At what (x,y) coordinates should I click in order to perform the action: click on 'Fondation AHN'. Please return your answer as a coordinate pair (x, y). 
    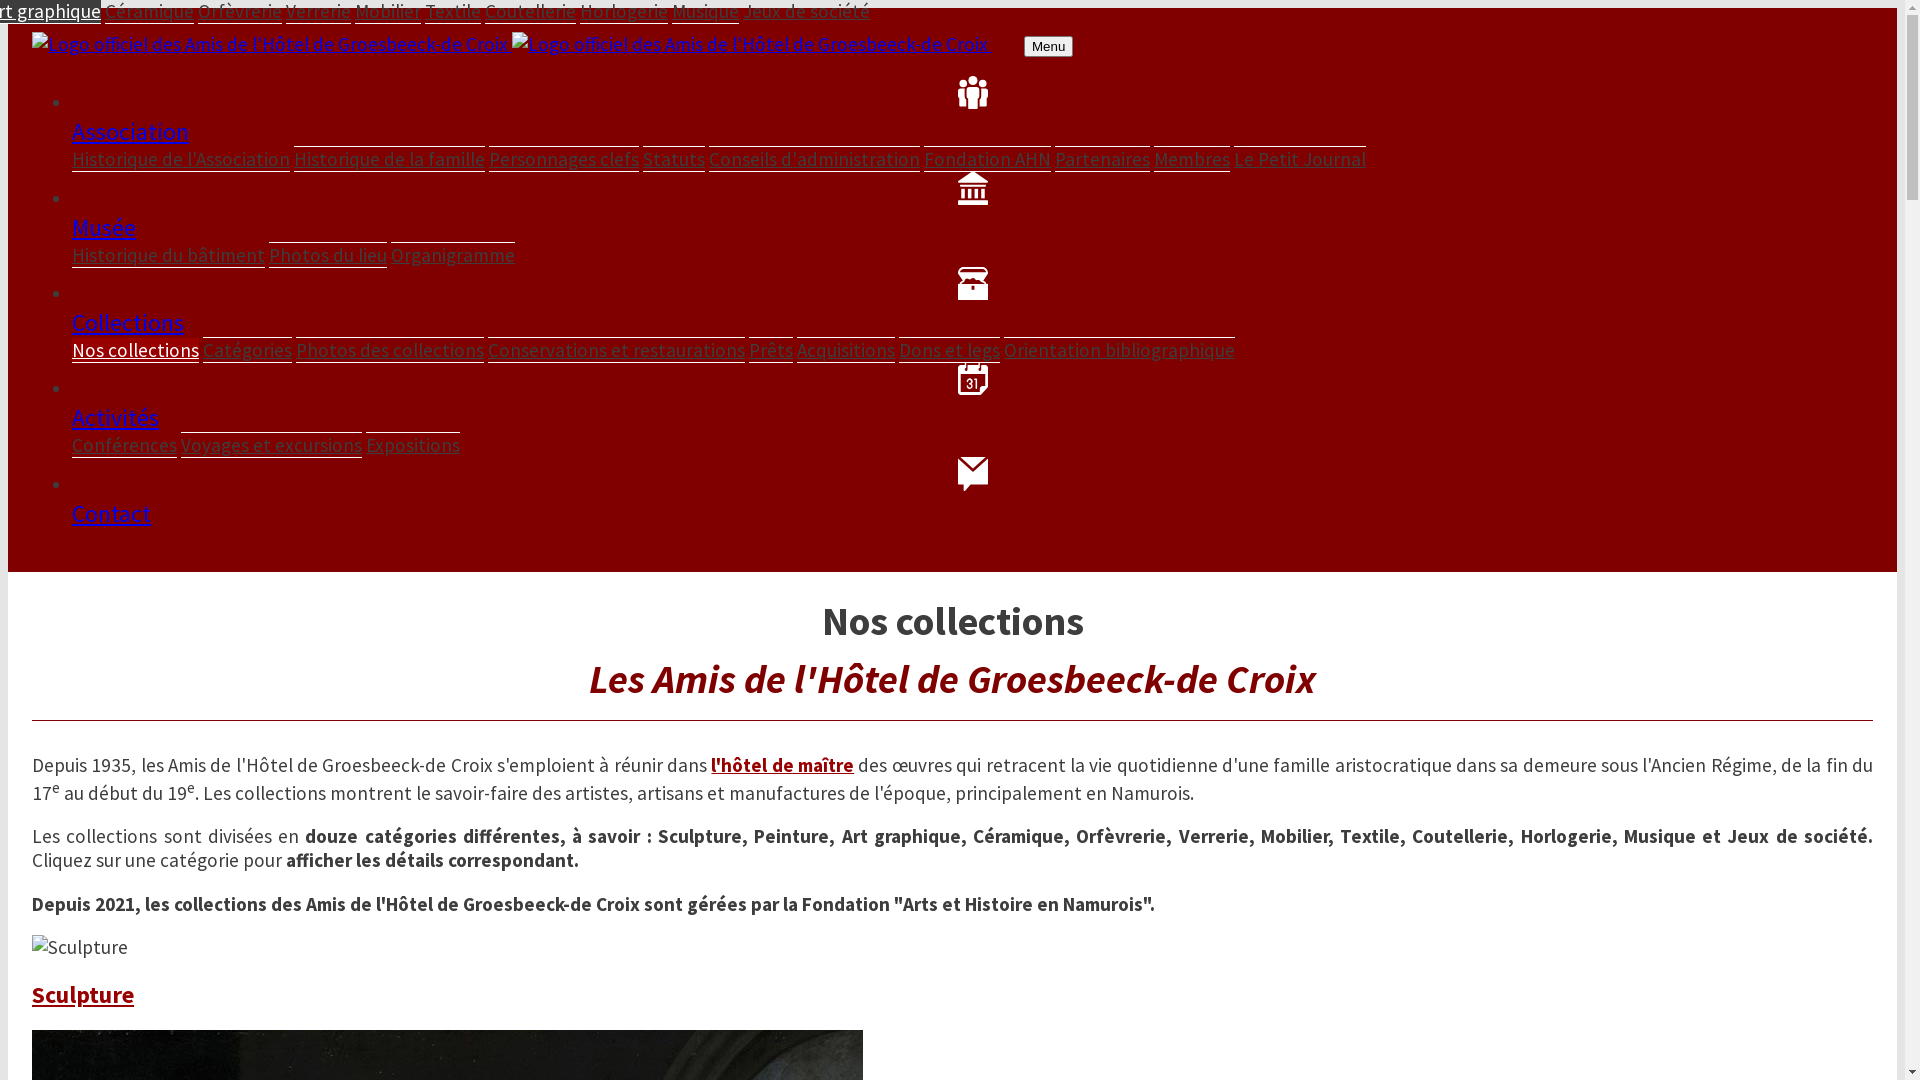
    Looking at the image, I should click on (987, 157).